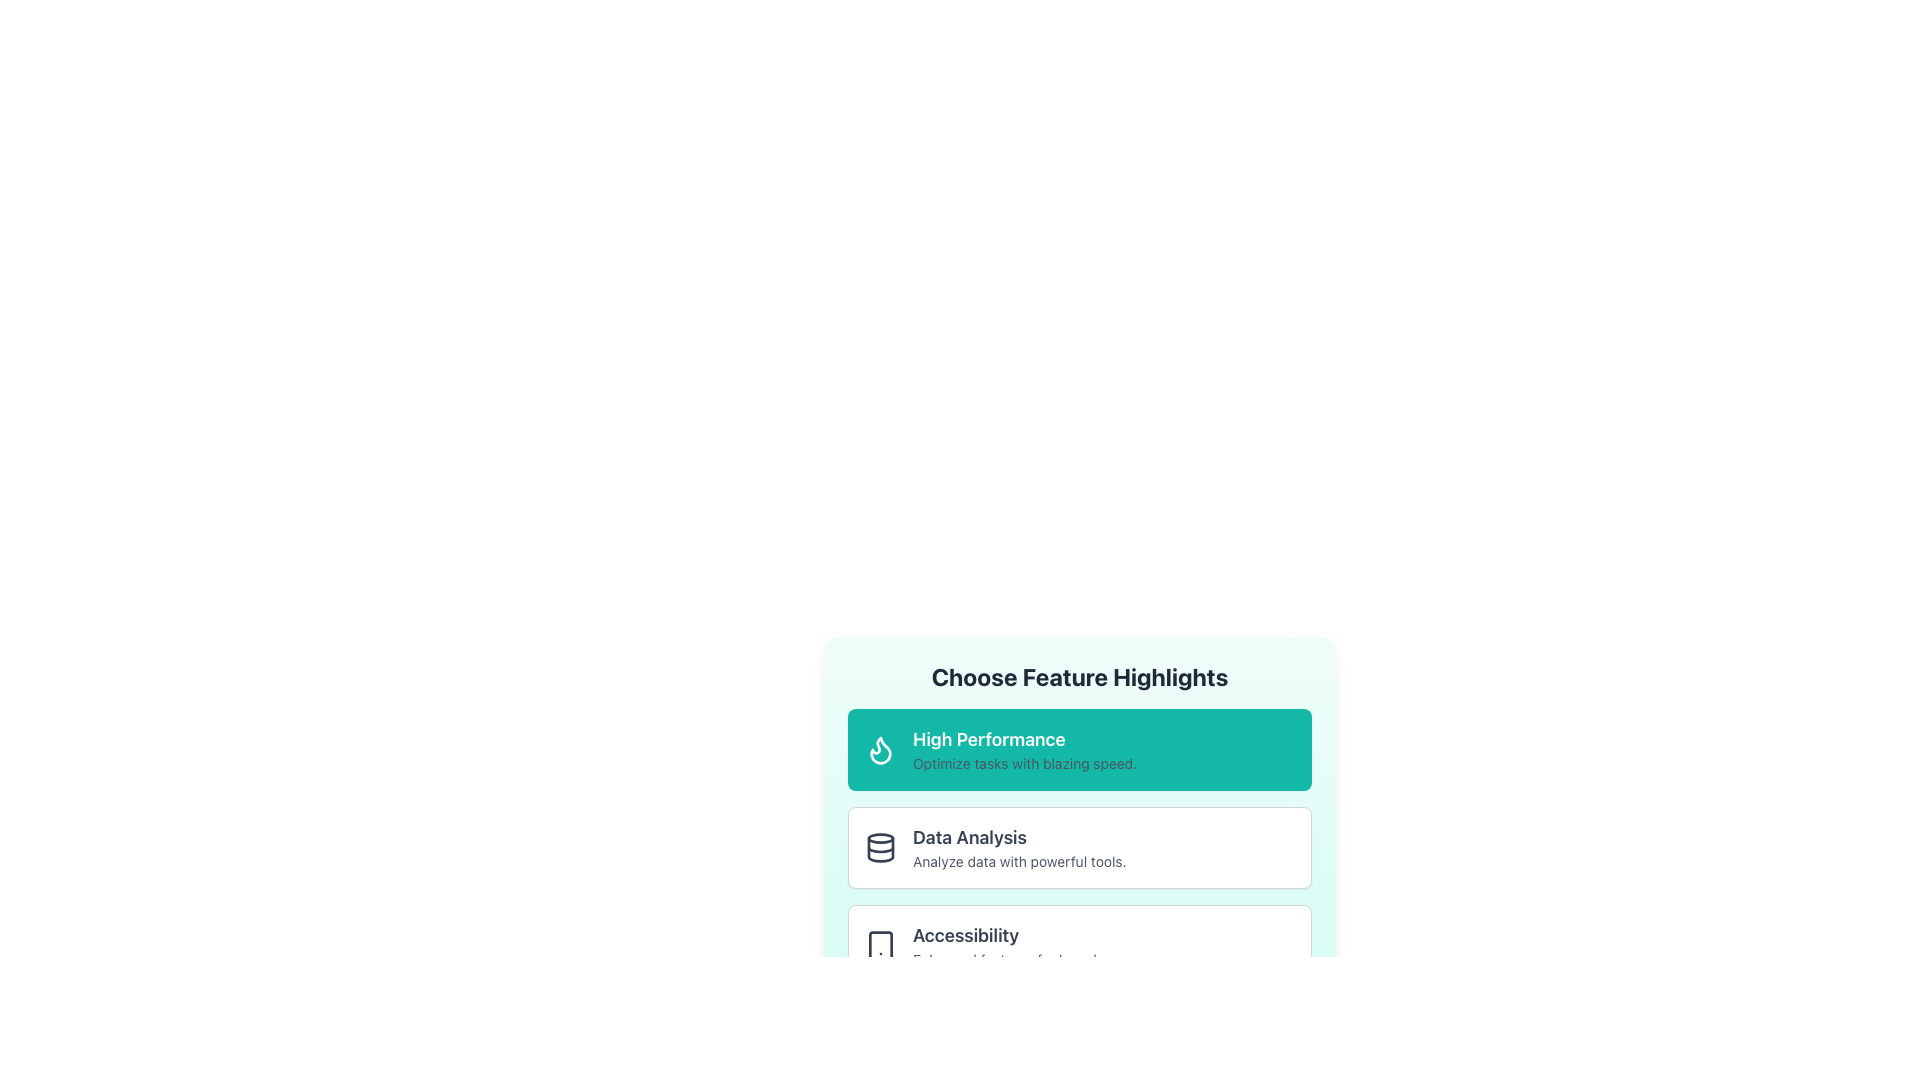  I want to click on the 'Data Analysis' feature option button located in the center of the list under 'Choose Feature Highlights', so click(1079, 848).